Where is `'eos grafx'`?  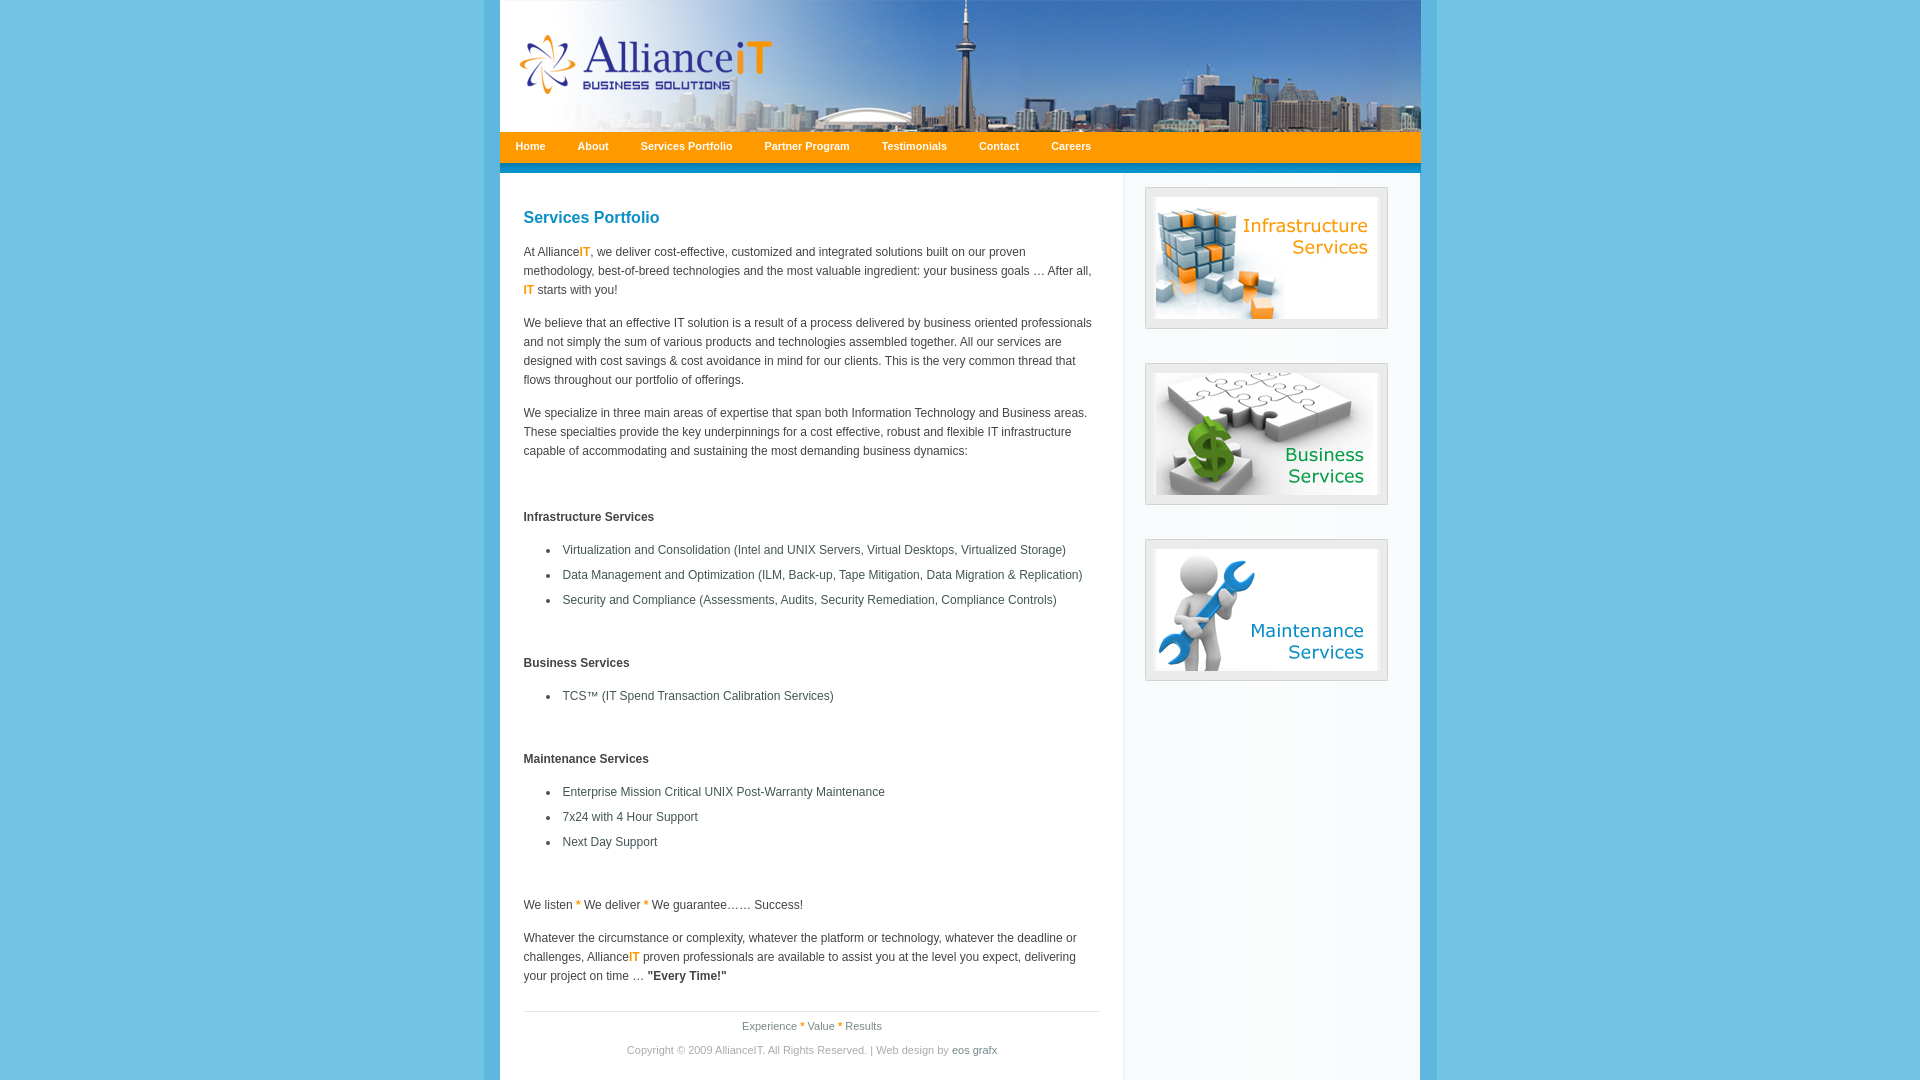
'eos grafx' is located at coordinates (974, 1048).